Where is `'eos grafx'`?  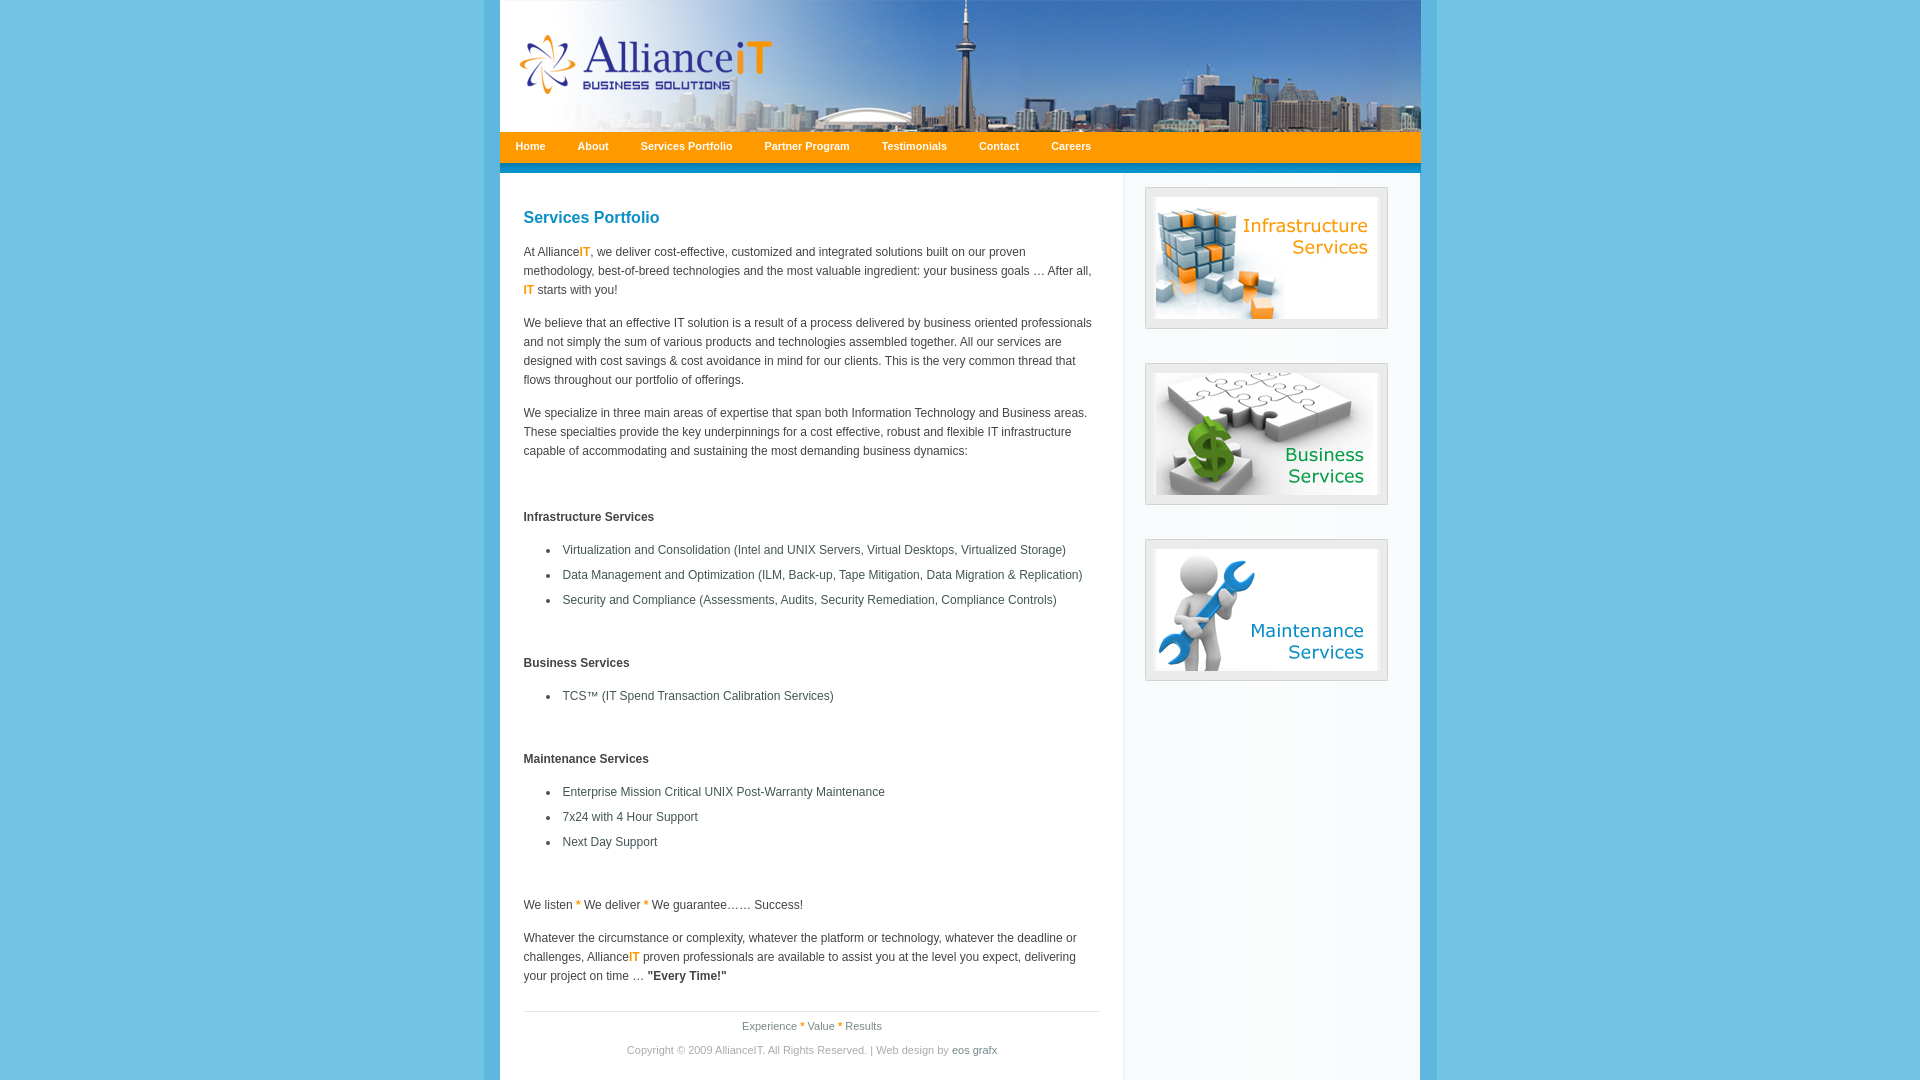
'eos grafx' is located at coordinates (974, 1048).